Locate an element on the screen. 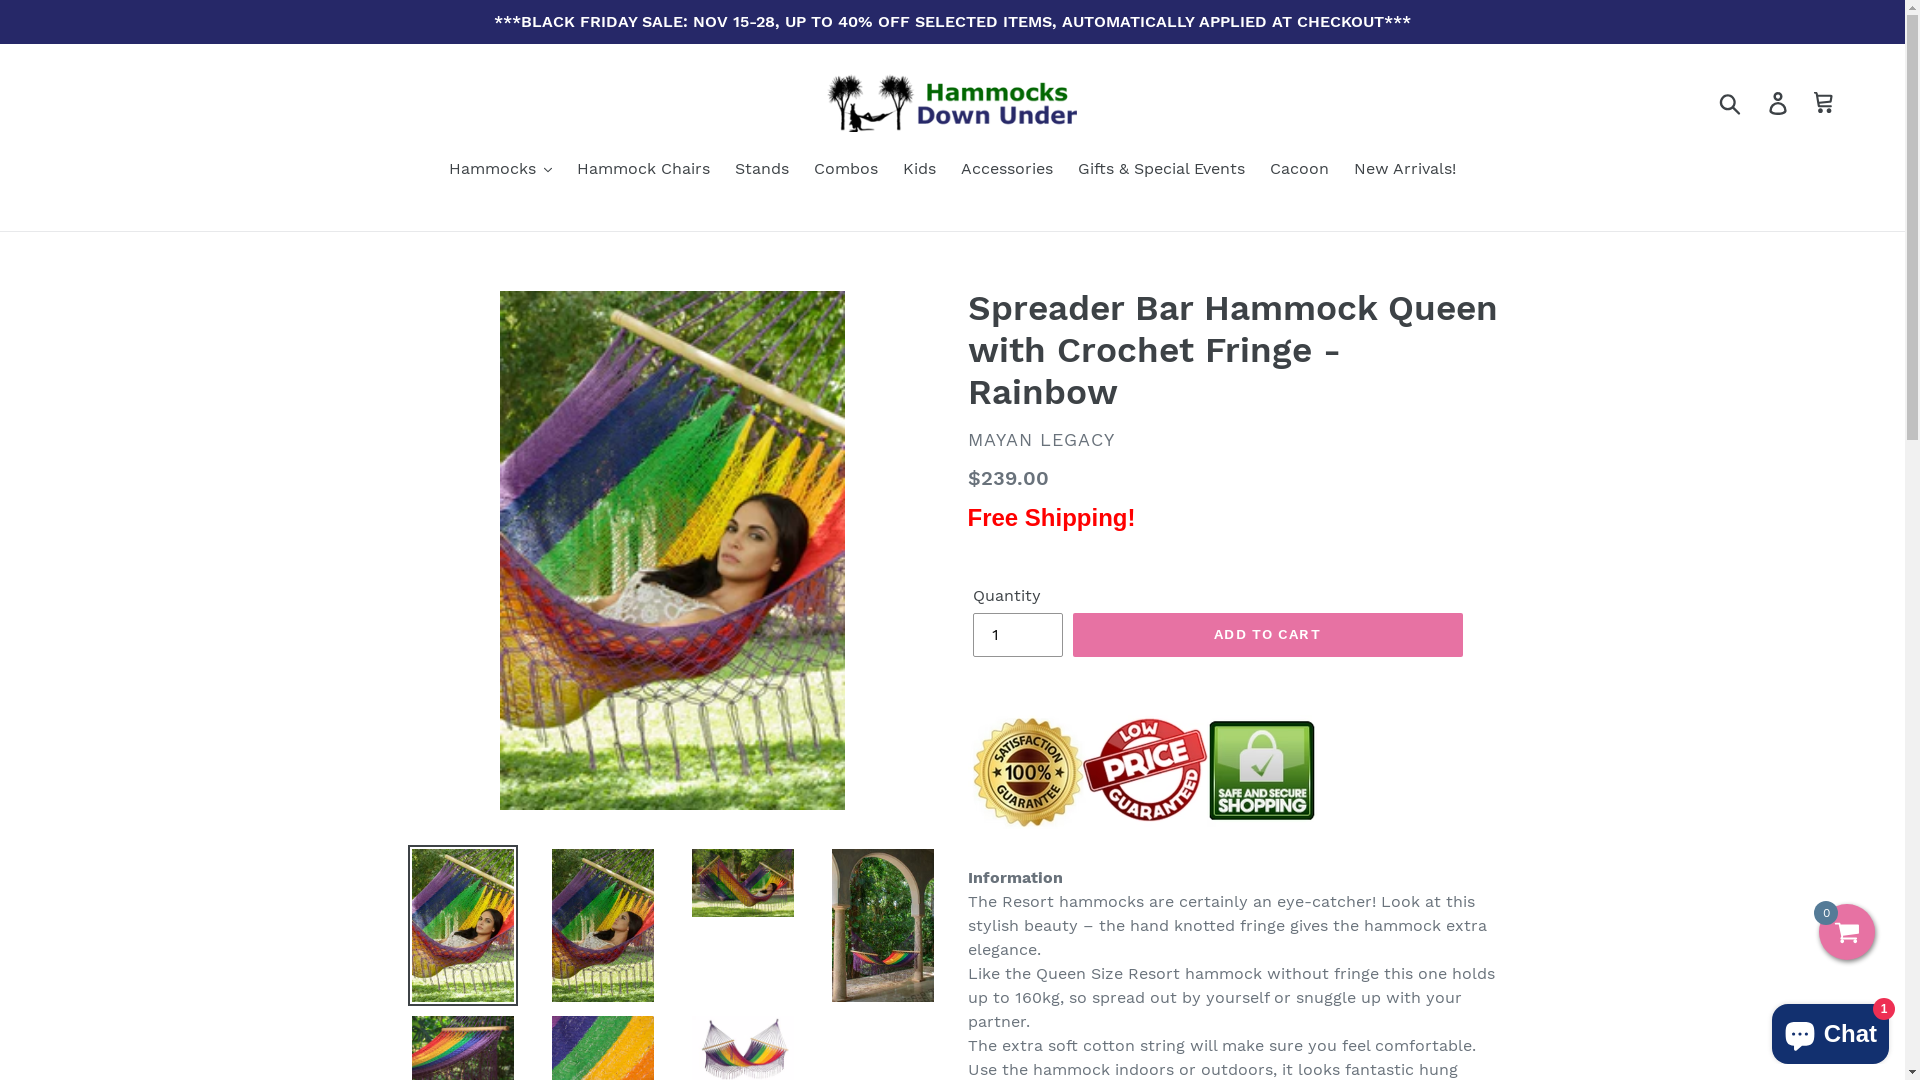  'New Arrivals!' is located at coordinates (1404, 169).